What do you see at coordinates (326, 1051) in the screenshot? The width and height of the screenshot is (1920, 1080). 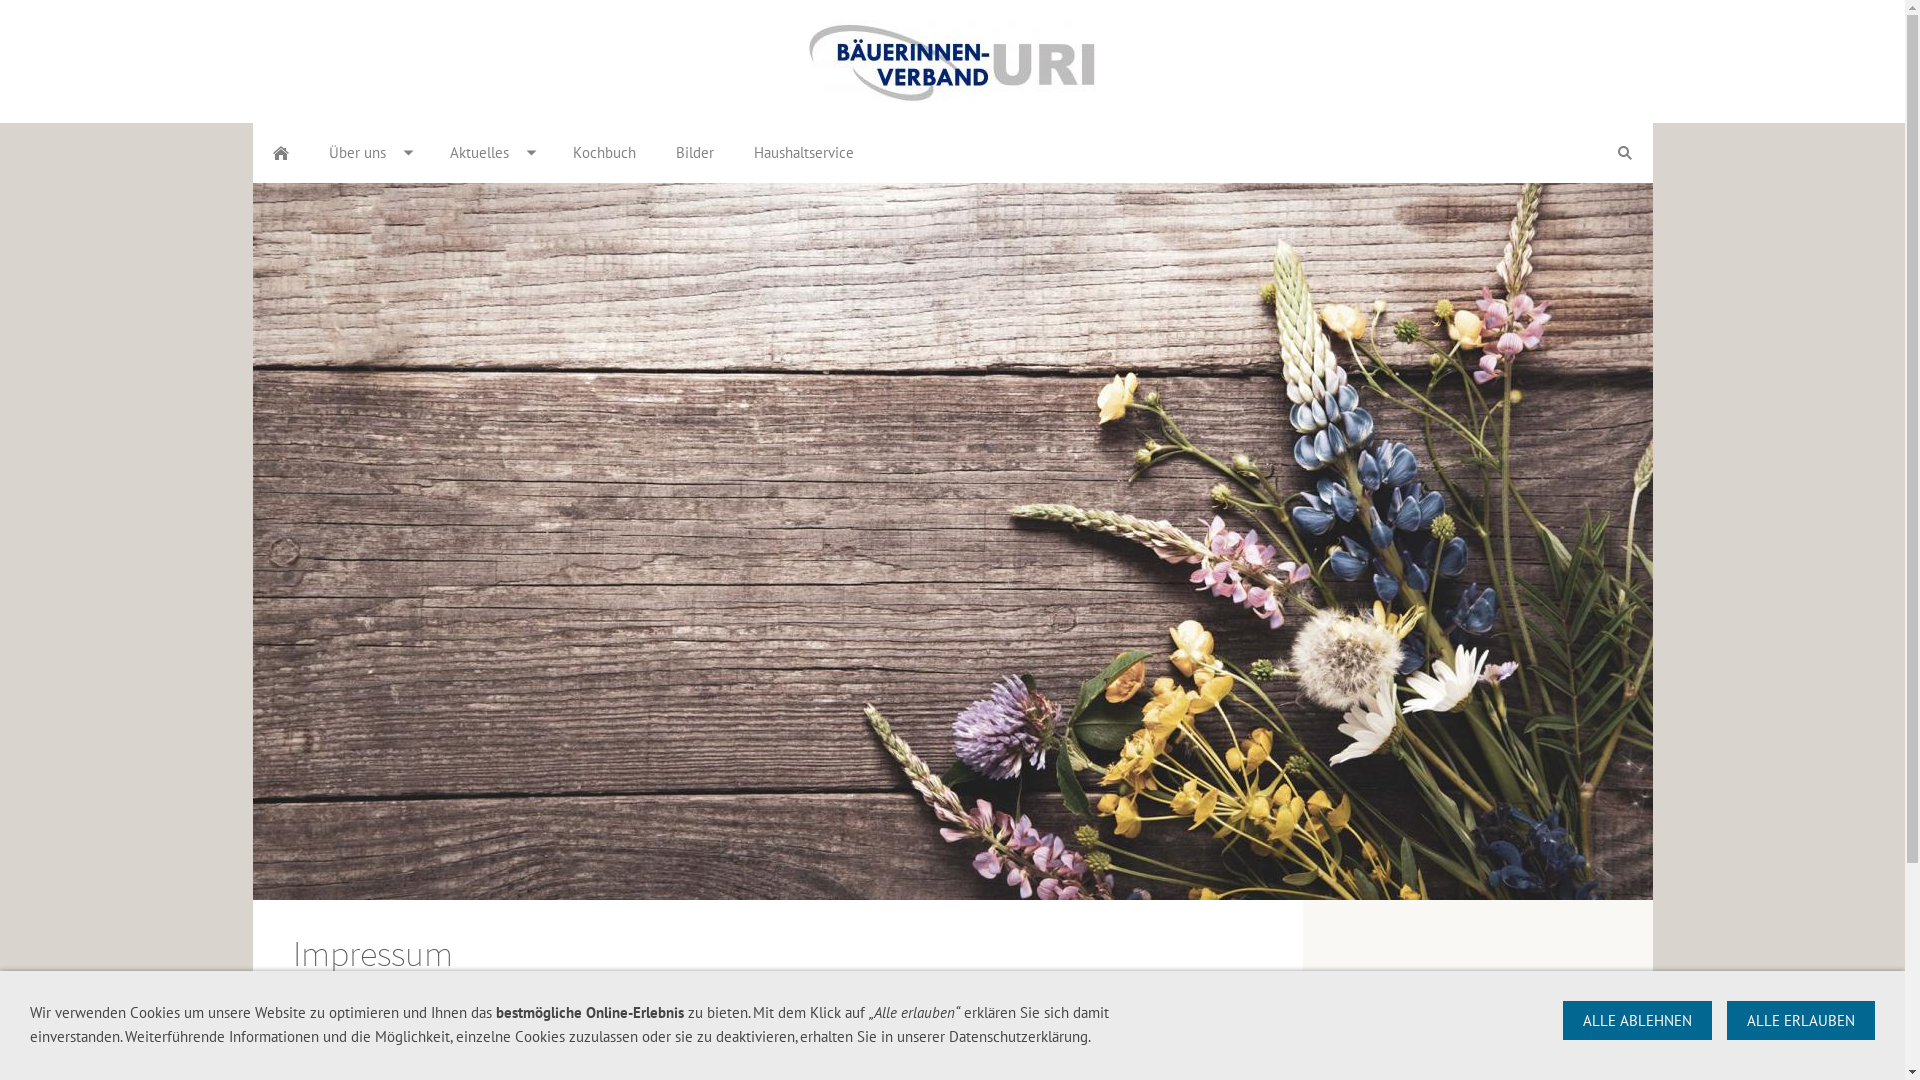 I see `'edith.gisler@baeuerinnen-uri.ch'` at bounding box center [326, 1051].